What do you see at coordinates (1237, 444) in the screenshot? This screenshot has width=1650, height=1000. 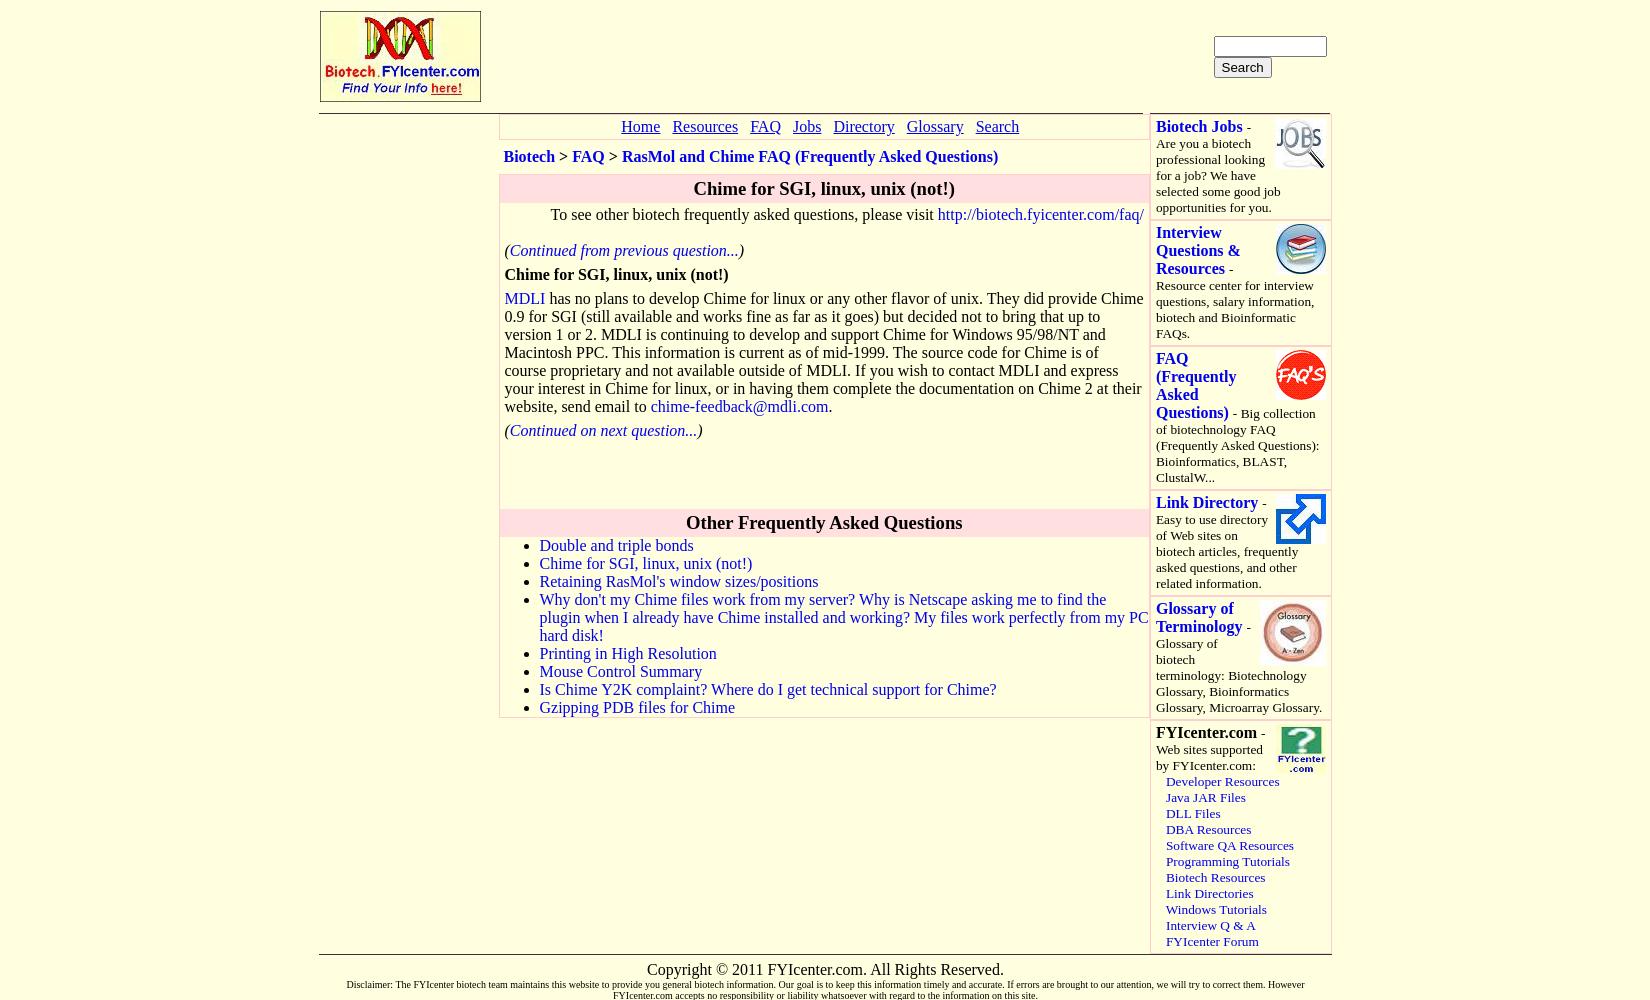 I see `'- Big collection of biotechnology FAQ (Frequently Asked Questions): Bioinformatics, BLAST, ClustalW...'` at bounding box center [1237, 444].